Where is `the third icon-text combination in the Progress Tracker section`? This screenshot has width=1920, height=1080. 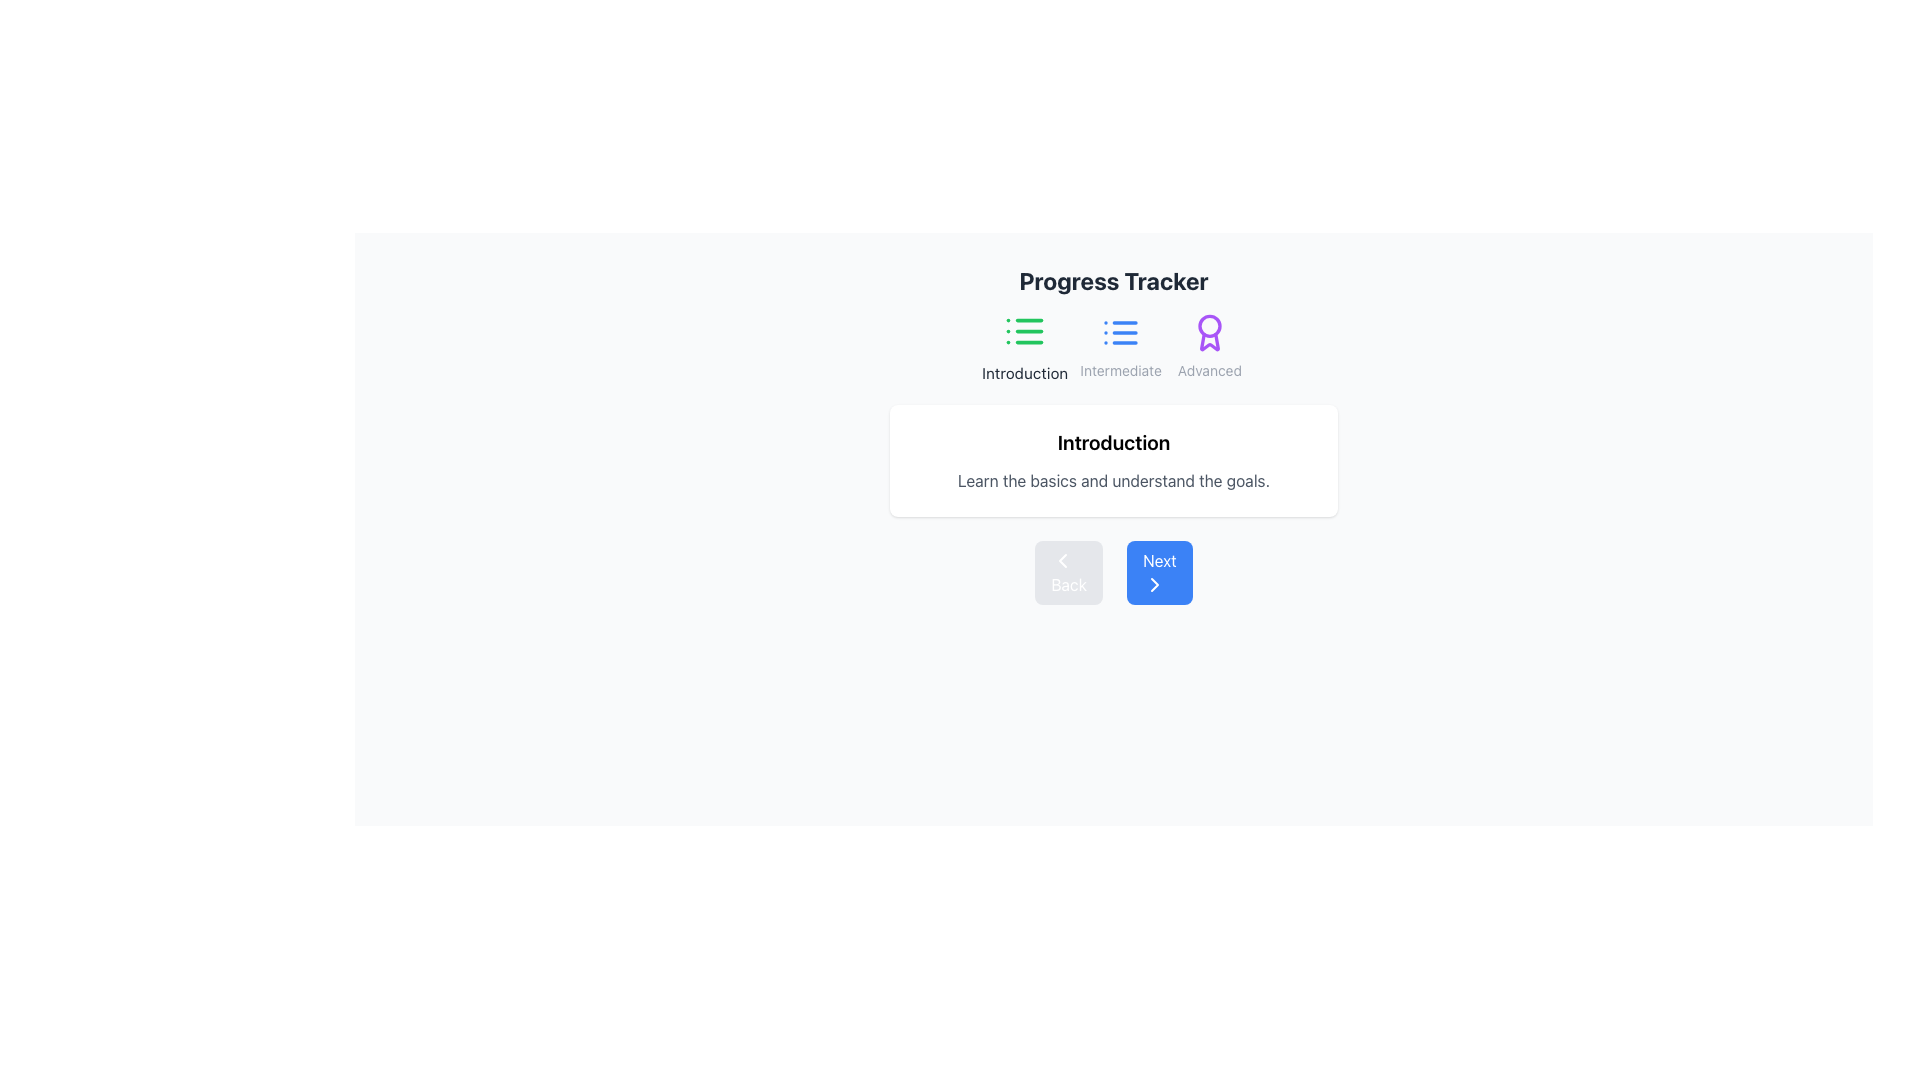 the third icon-text combination in the Progress Tracker section is located at coordinates (1208, 346).